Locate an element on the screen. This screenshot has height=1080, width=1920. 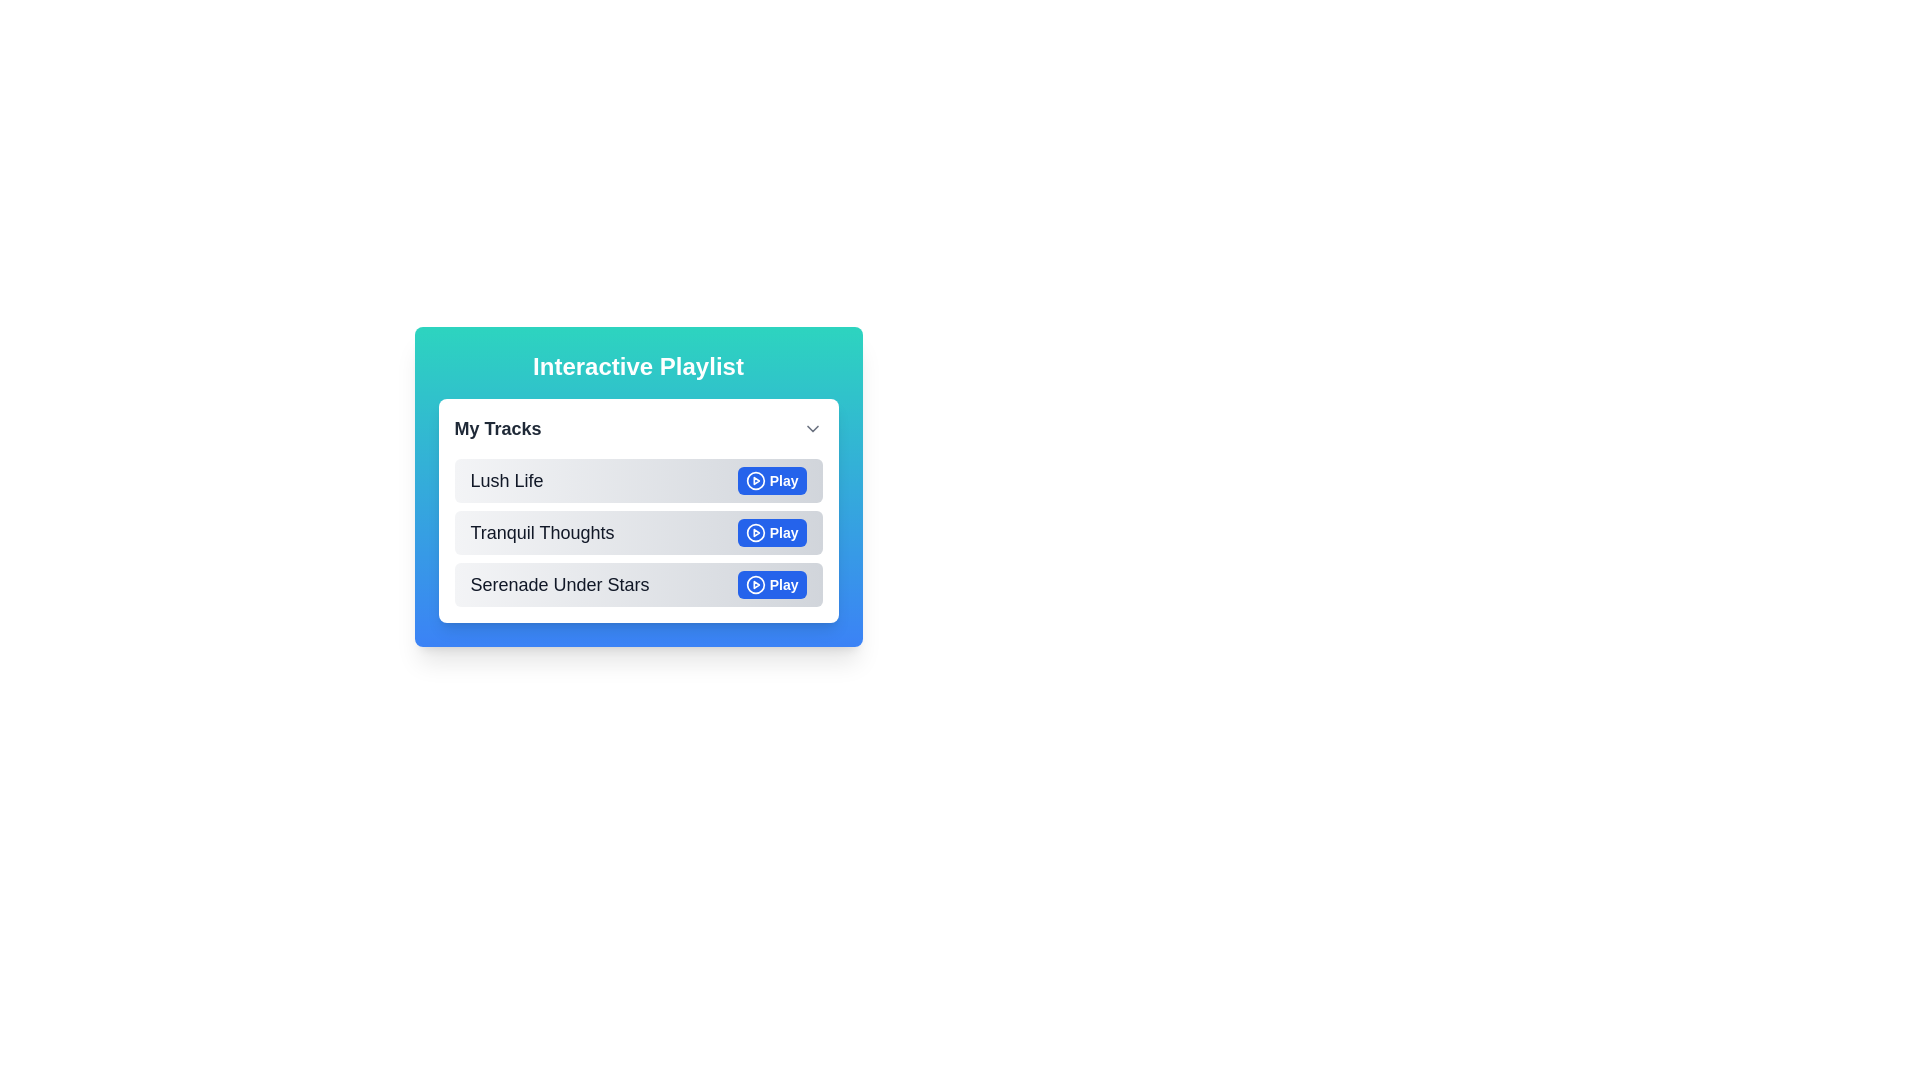
the Play button icon located in the second row of the list of tracks titled 'Tranquil Thoughts' to play the track is located at coordinates (754, 531).